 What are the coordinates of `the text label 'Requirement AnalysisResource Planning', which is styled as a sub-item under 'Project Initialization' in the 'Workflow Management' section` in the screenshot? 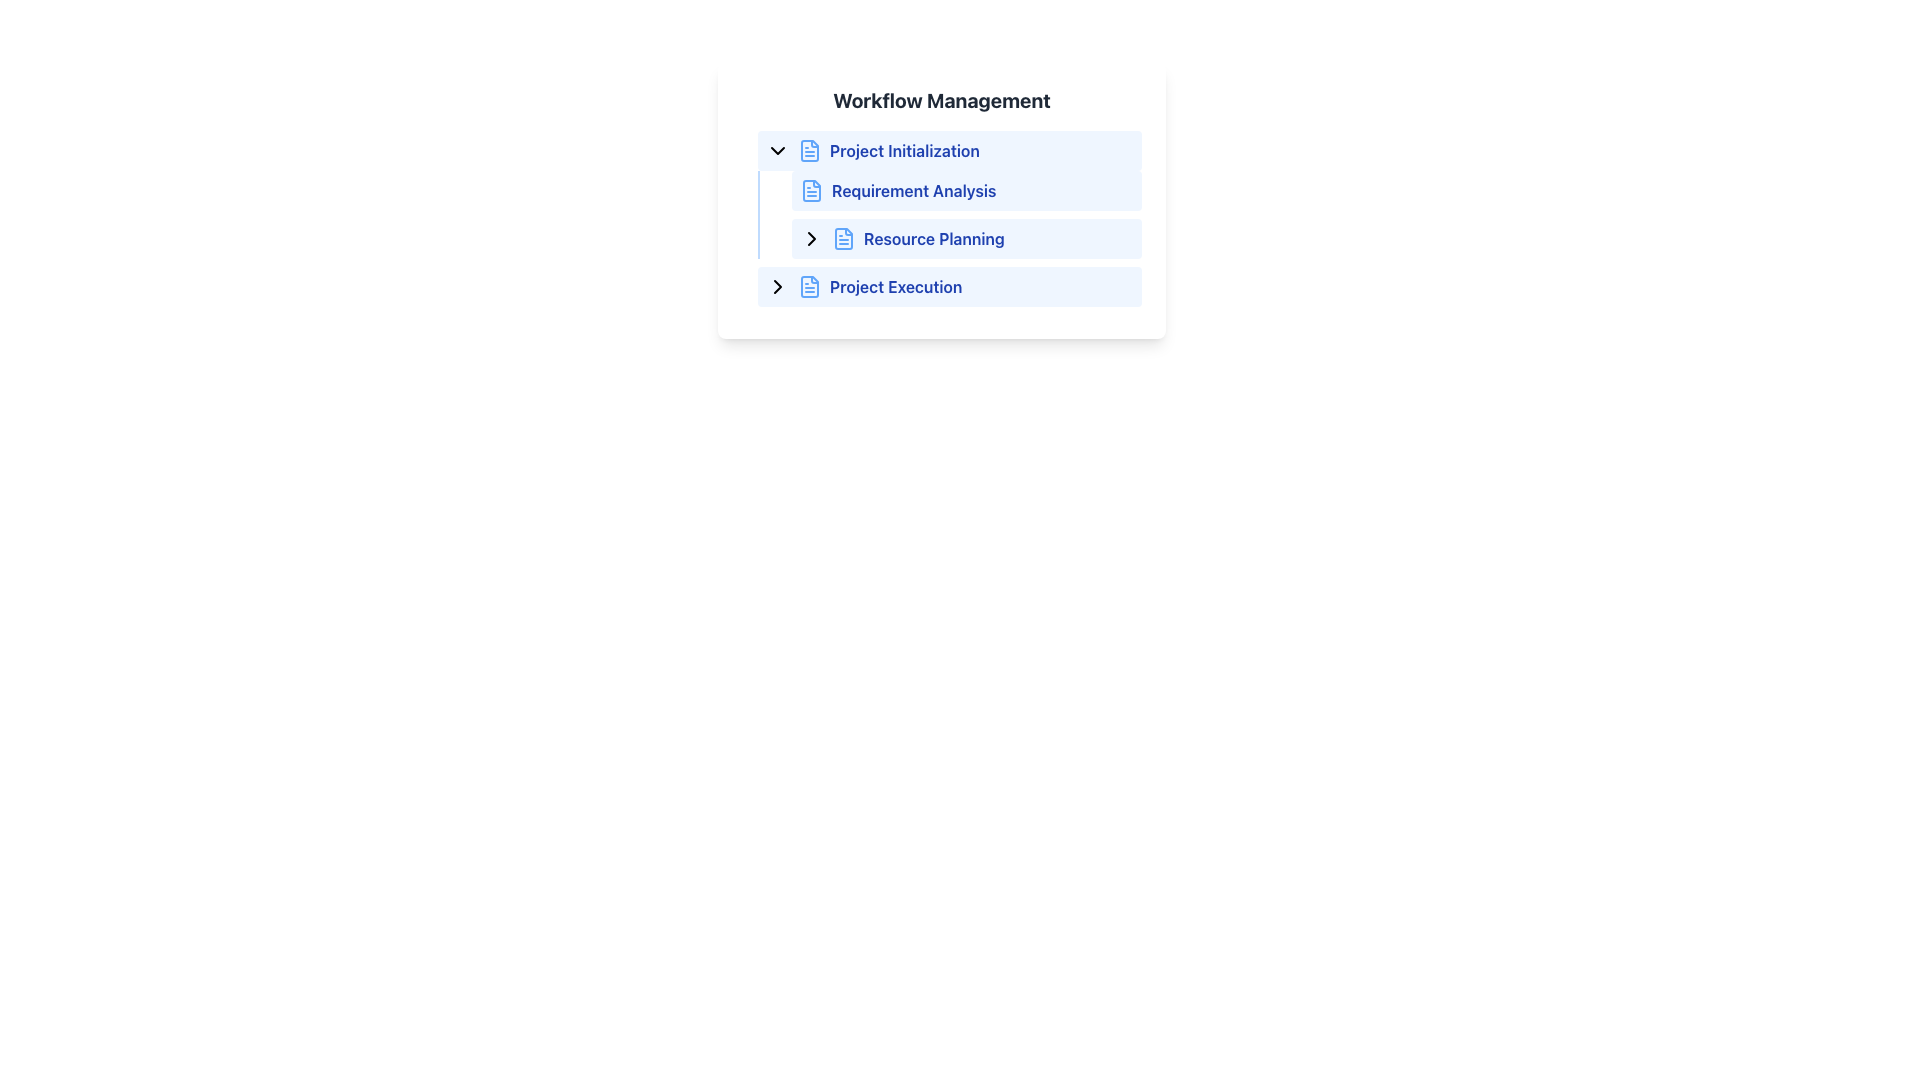 It's located at (949, 195).